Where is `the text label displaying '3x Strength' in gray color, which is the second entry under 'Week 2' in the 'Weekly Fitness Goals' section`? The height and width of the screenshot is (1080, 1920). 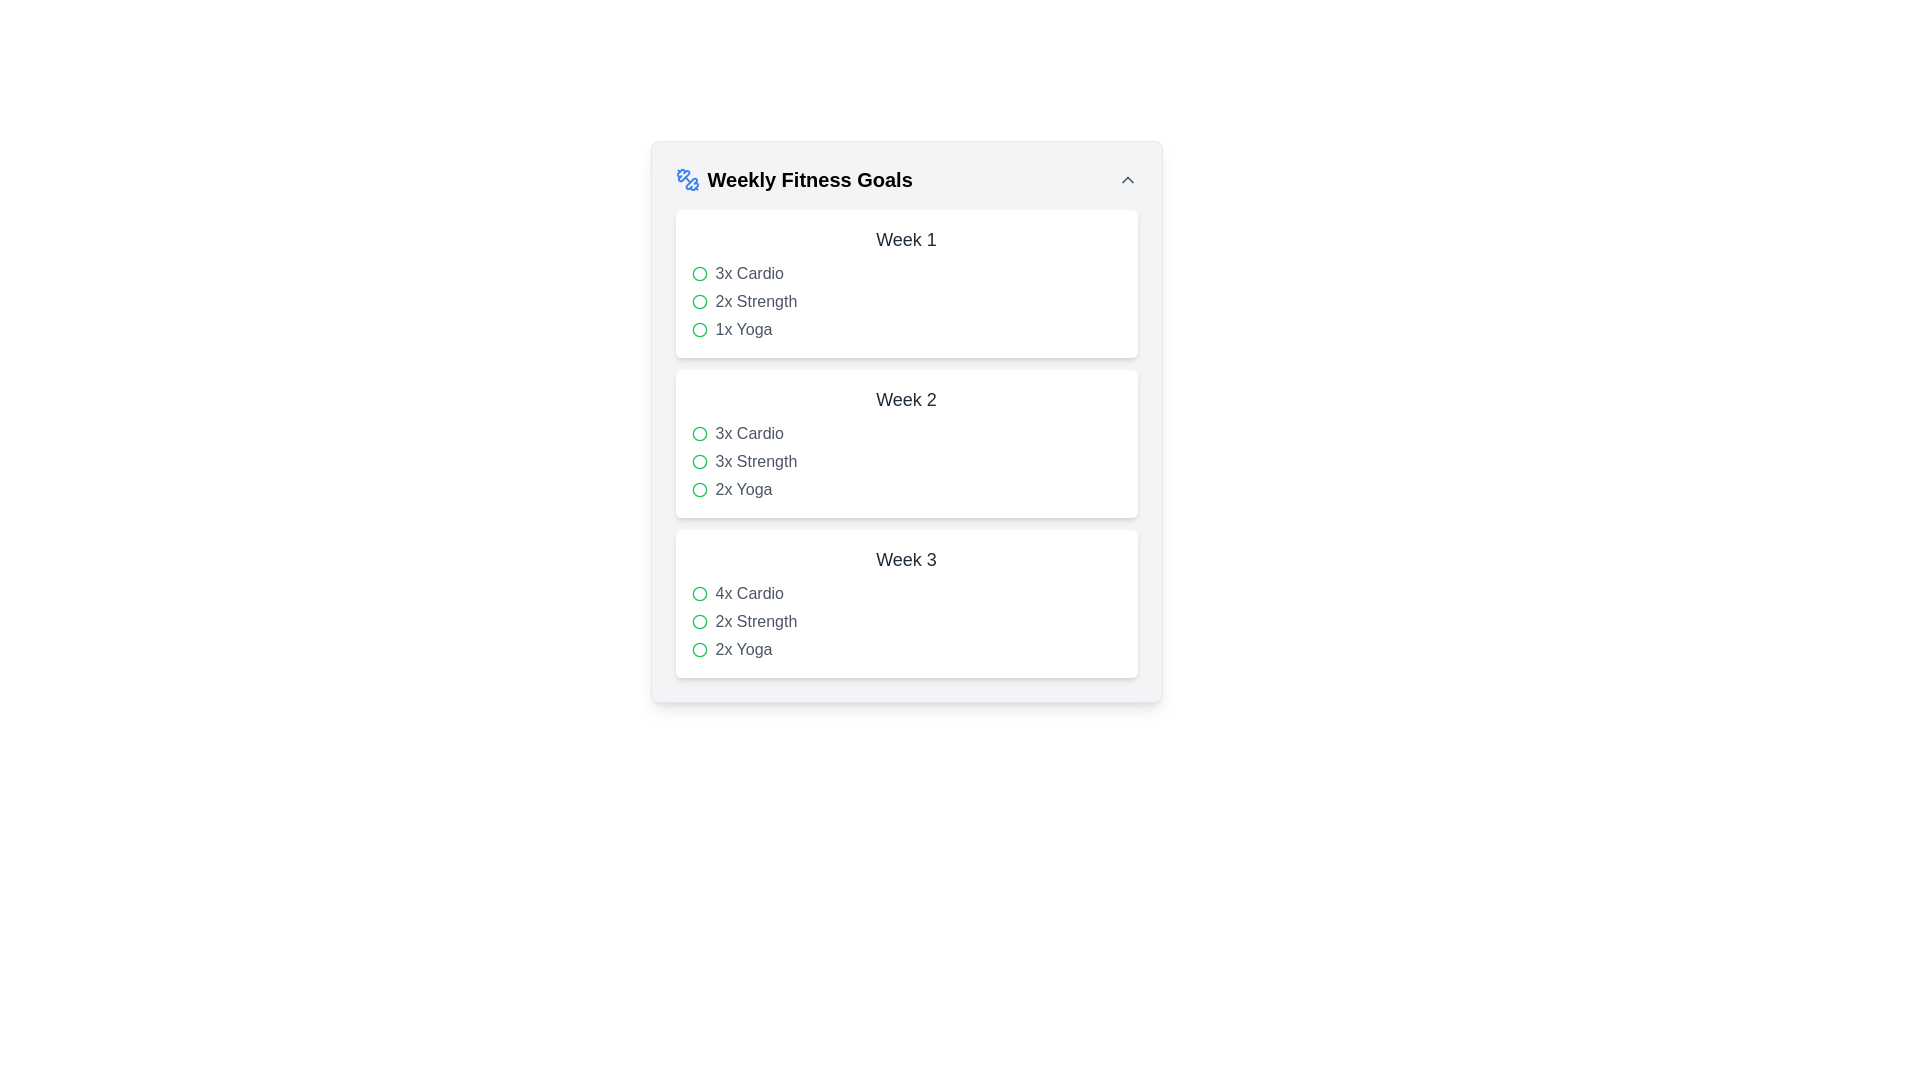 the text label displaying '3x Strength' in gray color, which is the second entry under 'Week 2' in the 'Weekly Fitness Goals' section is located at coordinates (755, 462).